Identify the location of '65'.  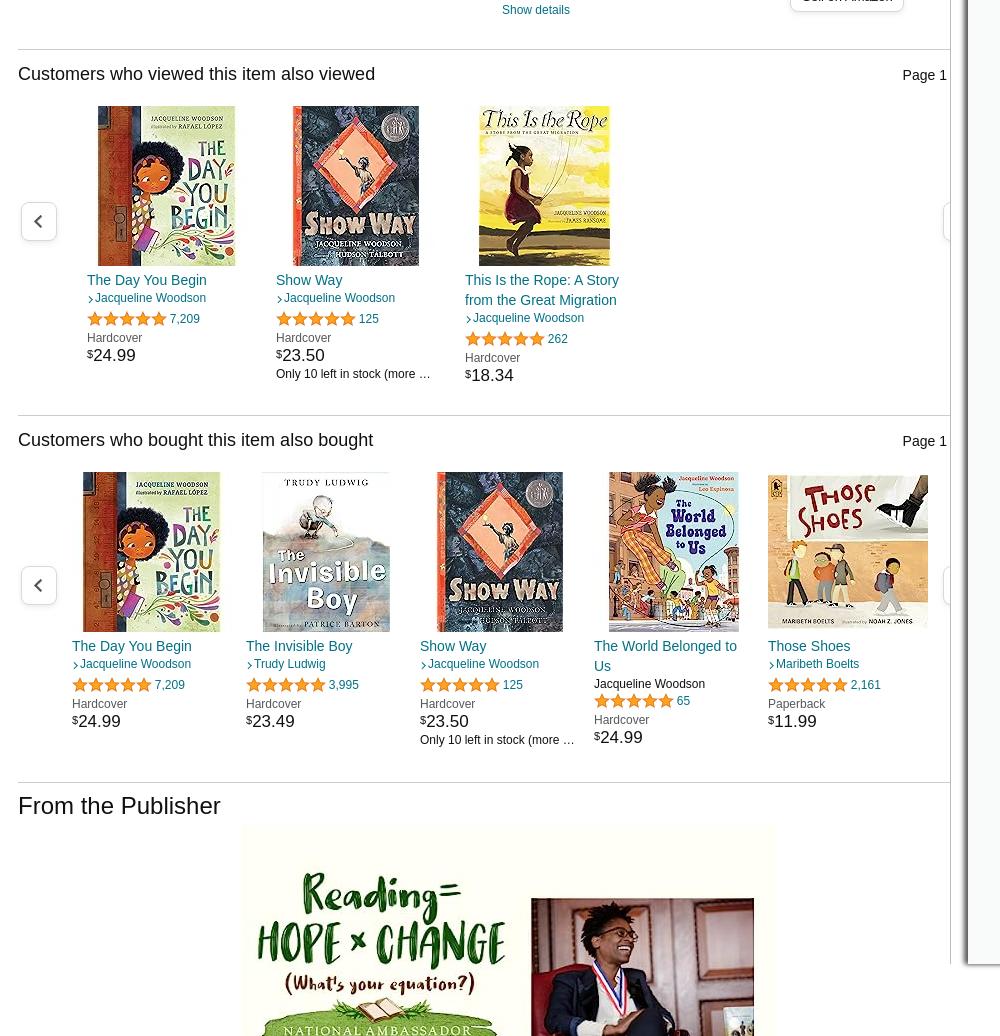
(676, 700).